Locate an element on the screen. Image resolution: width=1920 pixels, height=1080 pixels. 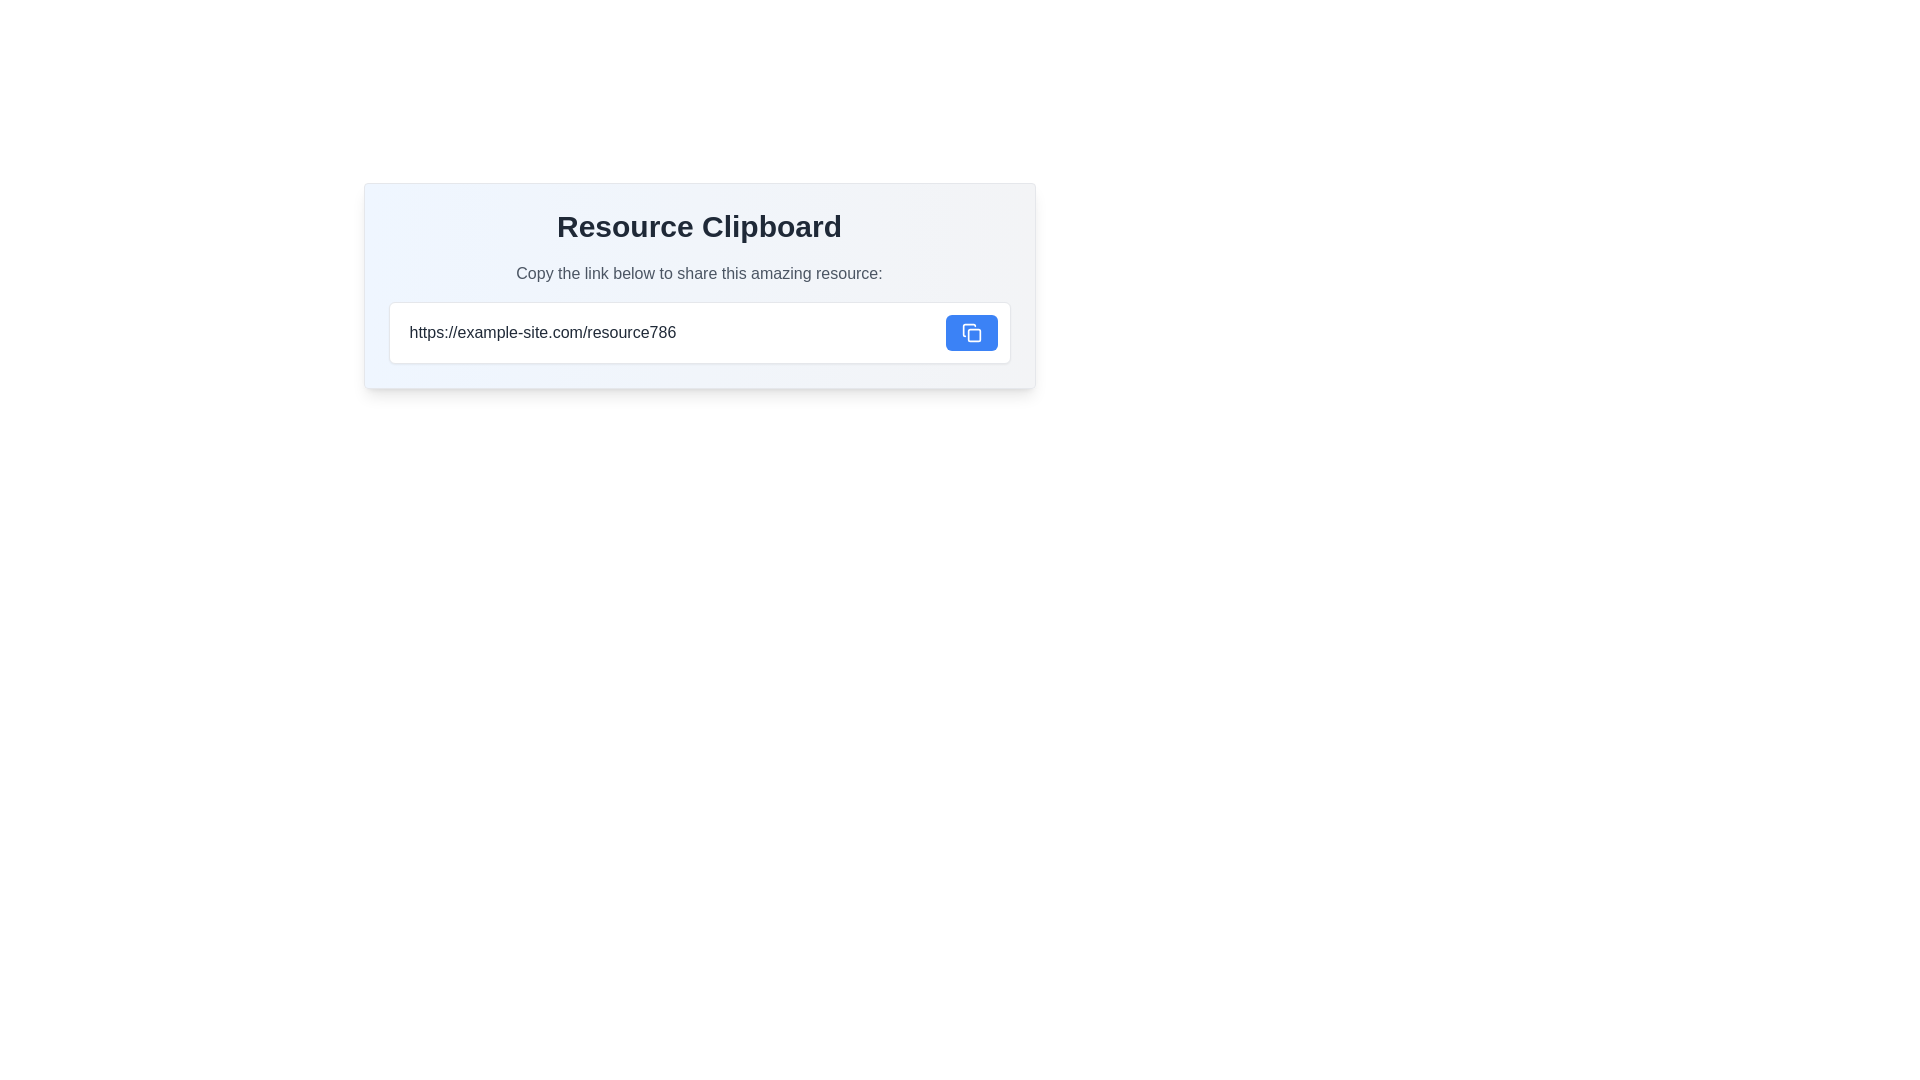
the button with an icon that copies the adjacent text box's content, which is positioned to the right of a URL text box is located at coordinates (971, 331).